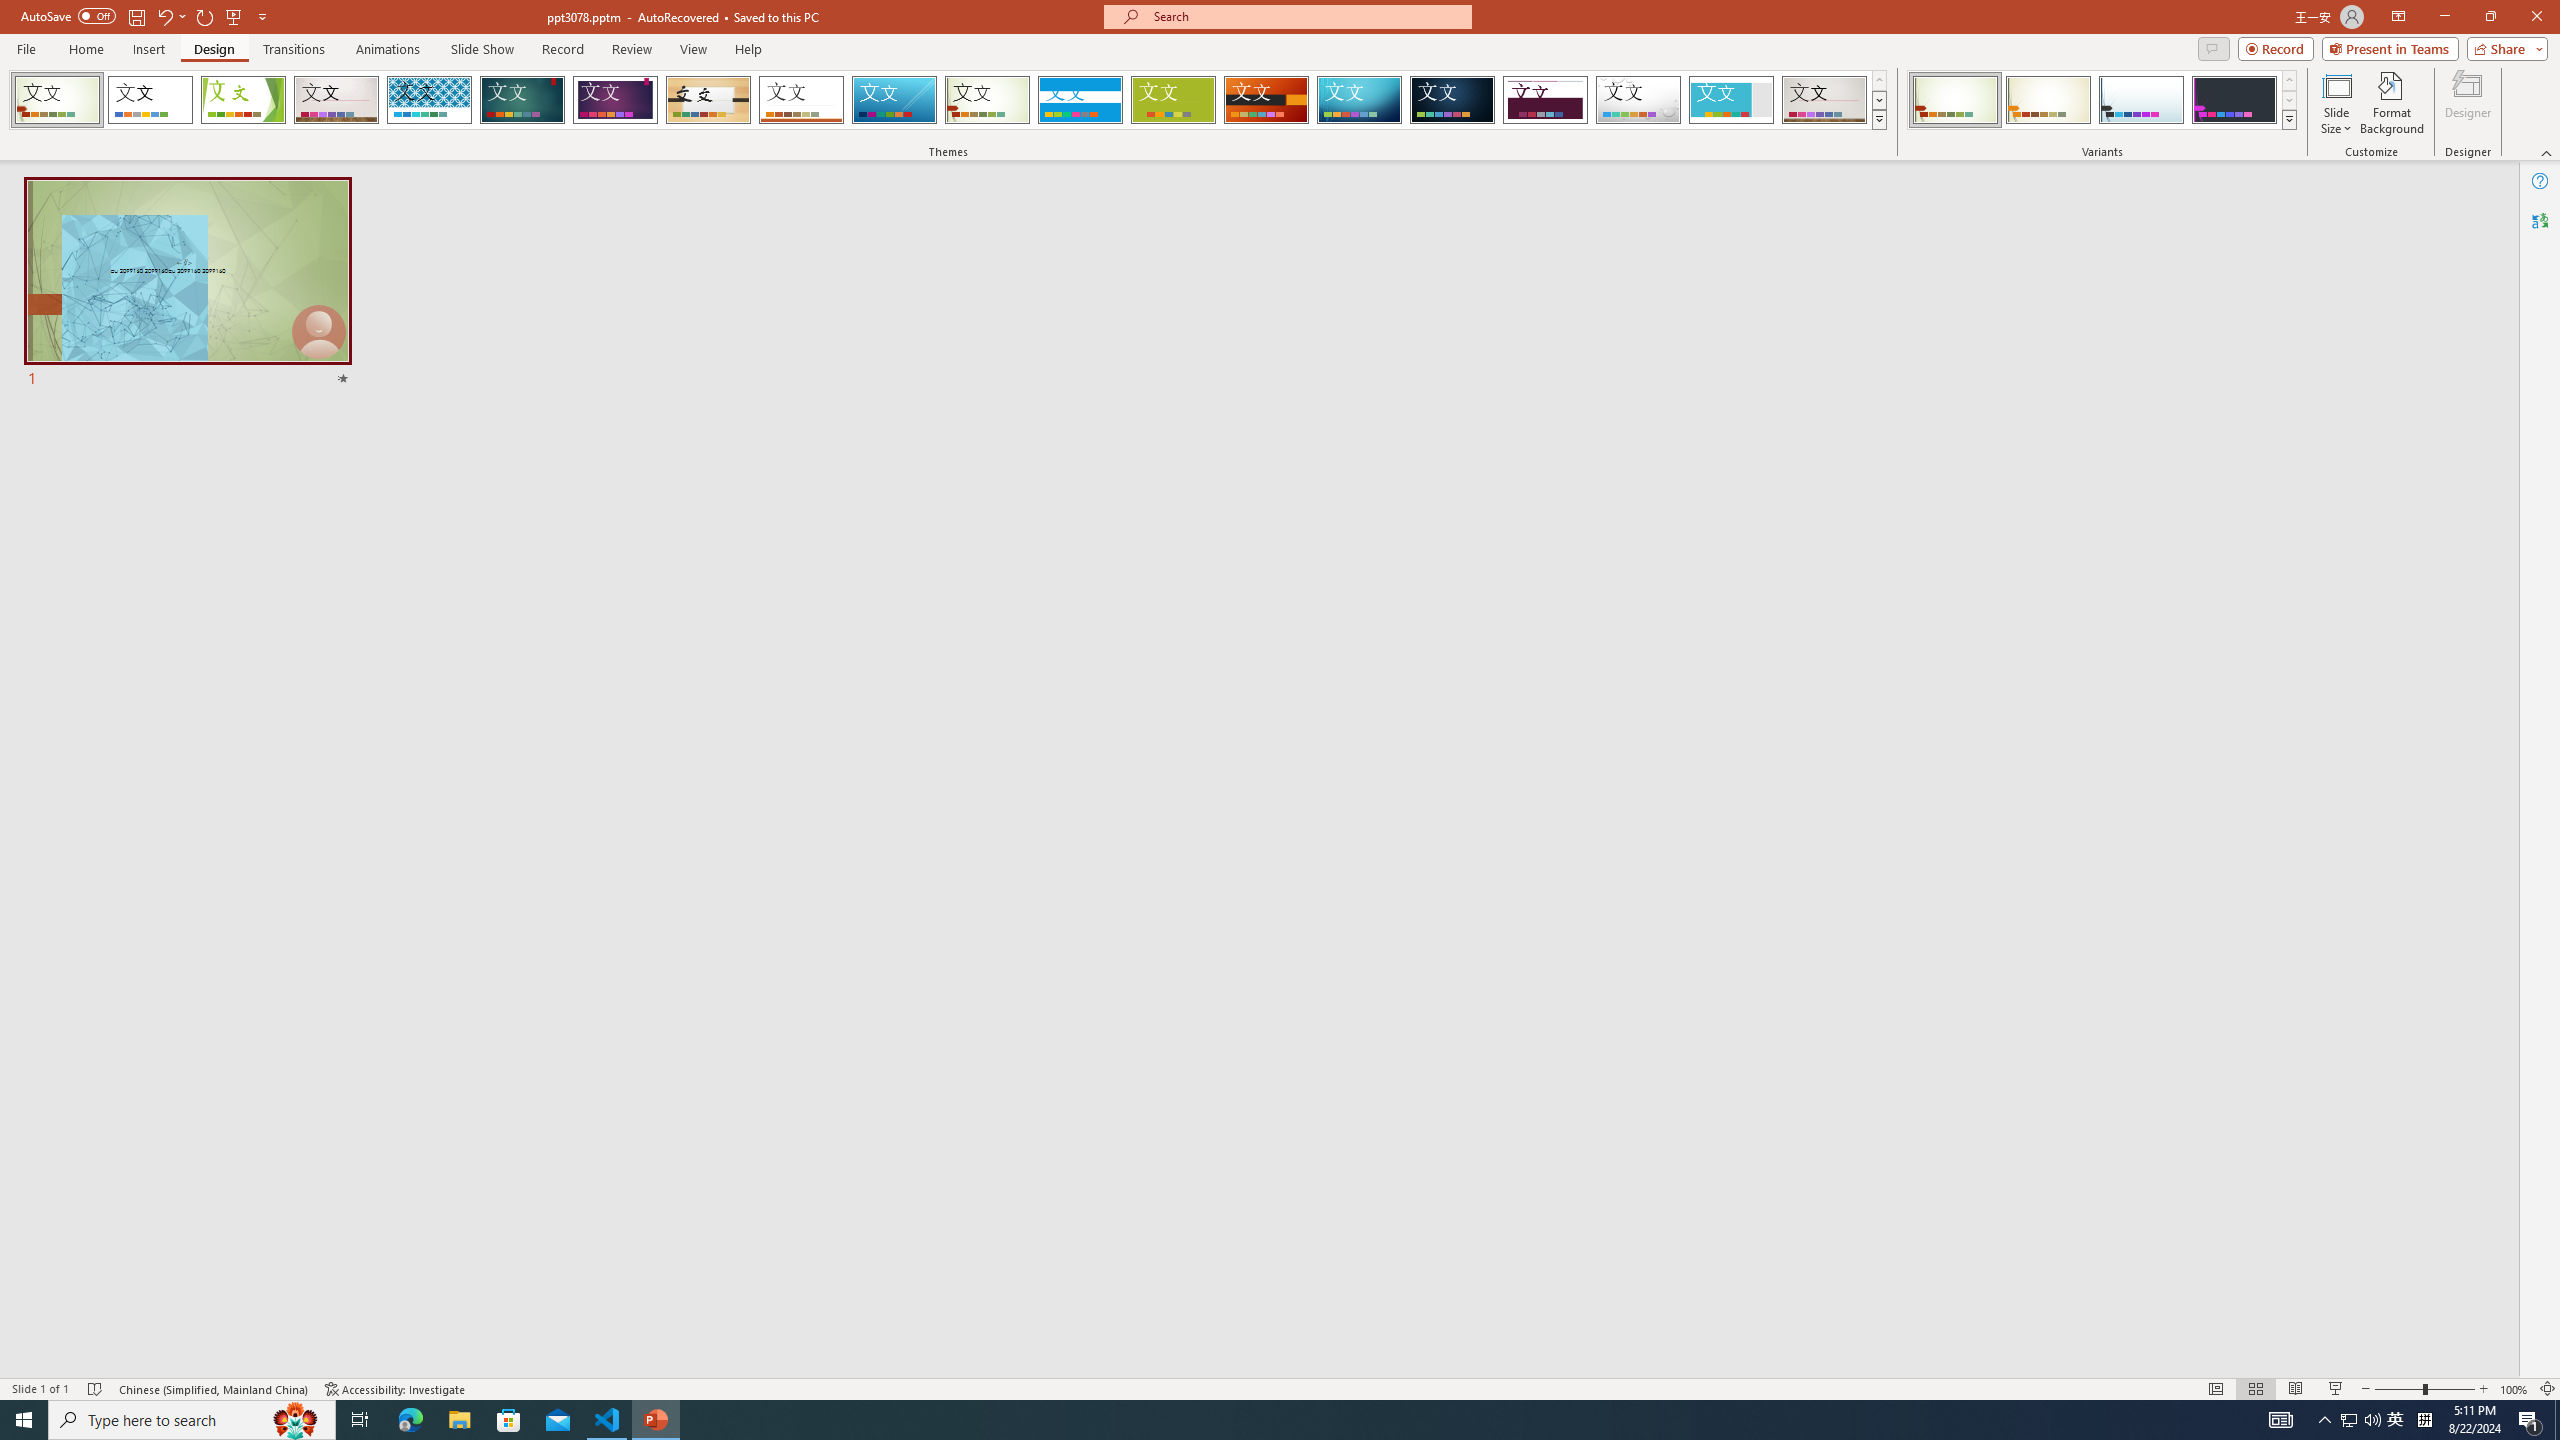 The image size is (2560, 1440). Describe the element at coordinates (187, 283) in the screenshot. I see `'Slide'` at that location.